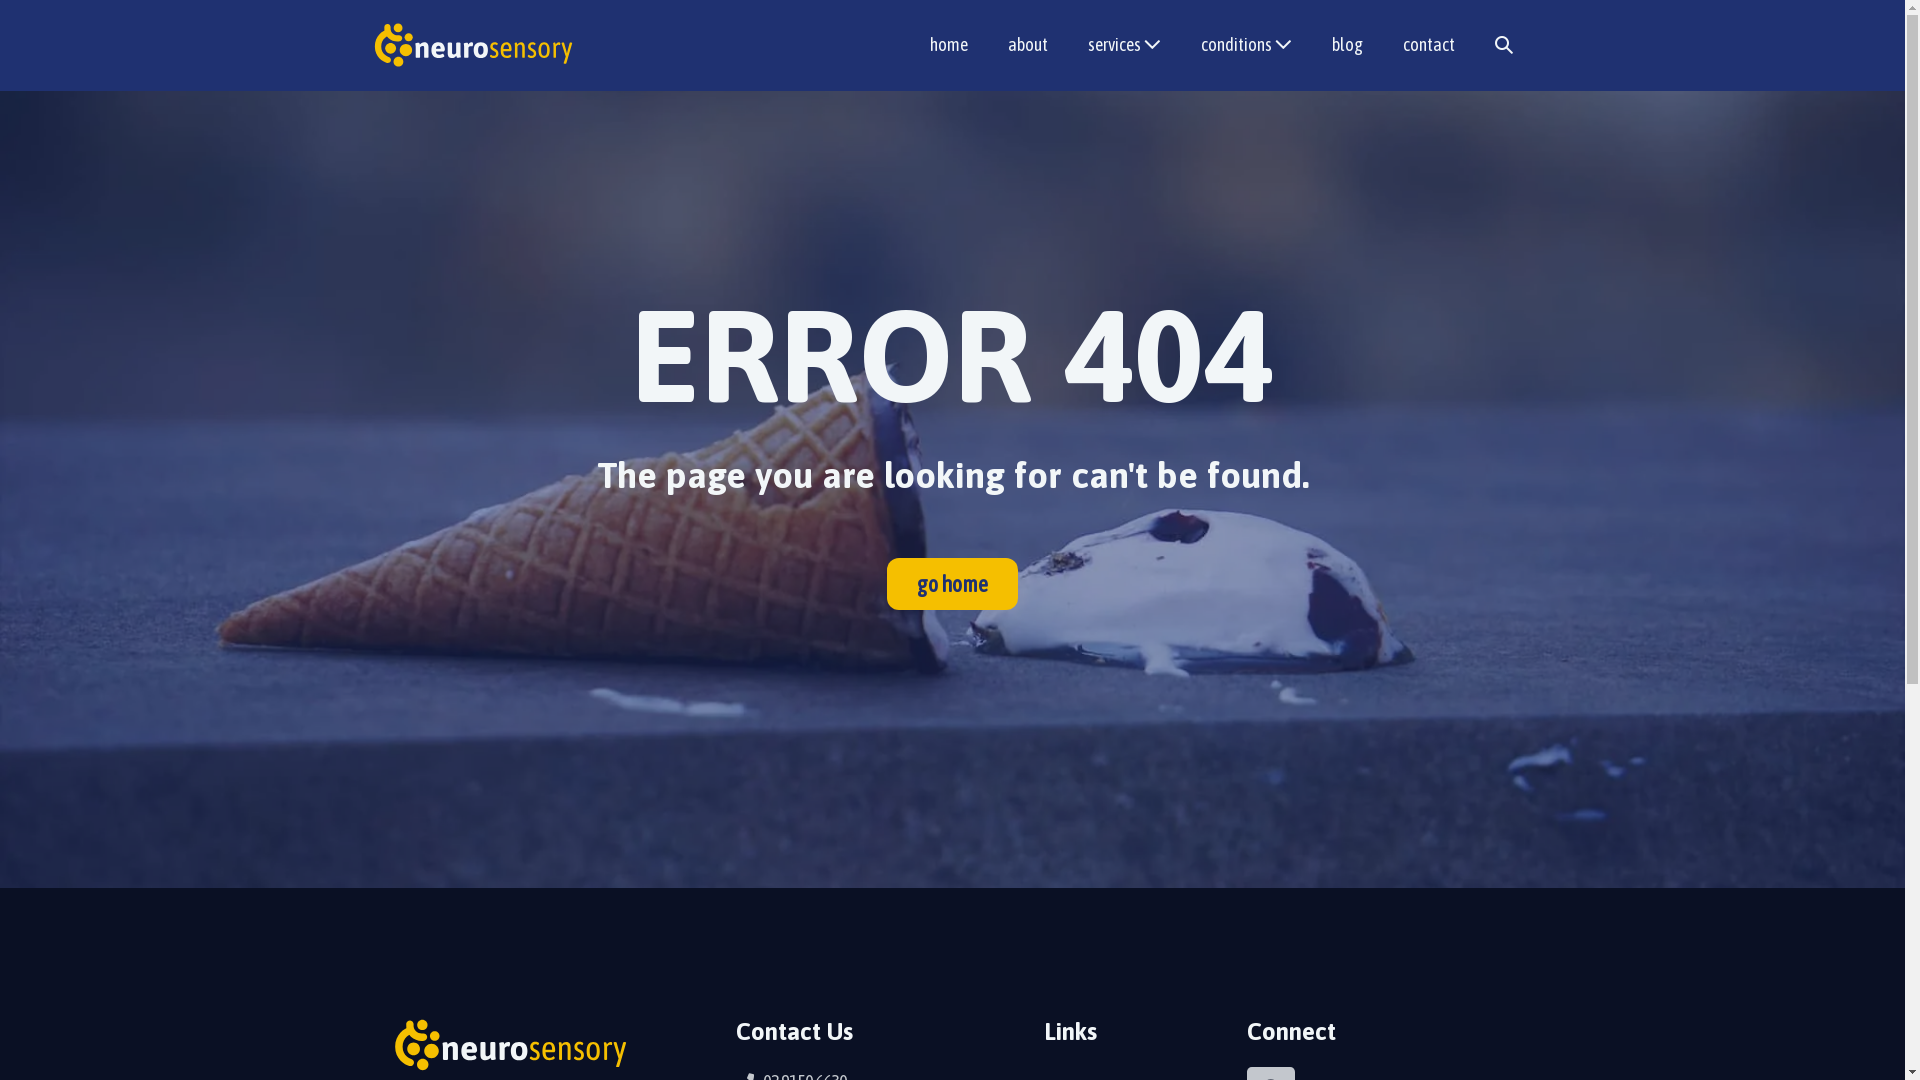  I want to click on 'go home', so click(951, 583).